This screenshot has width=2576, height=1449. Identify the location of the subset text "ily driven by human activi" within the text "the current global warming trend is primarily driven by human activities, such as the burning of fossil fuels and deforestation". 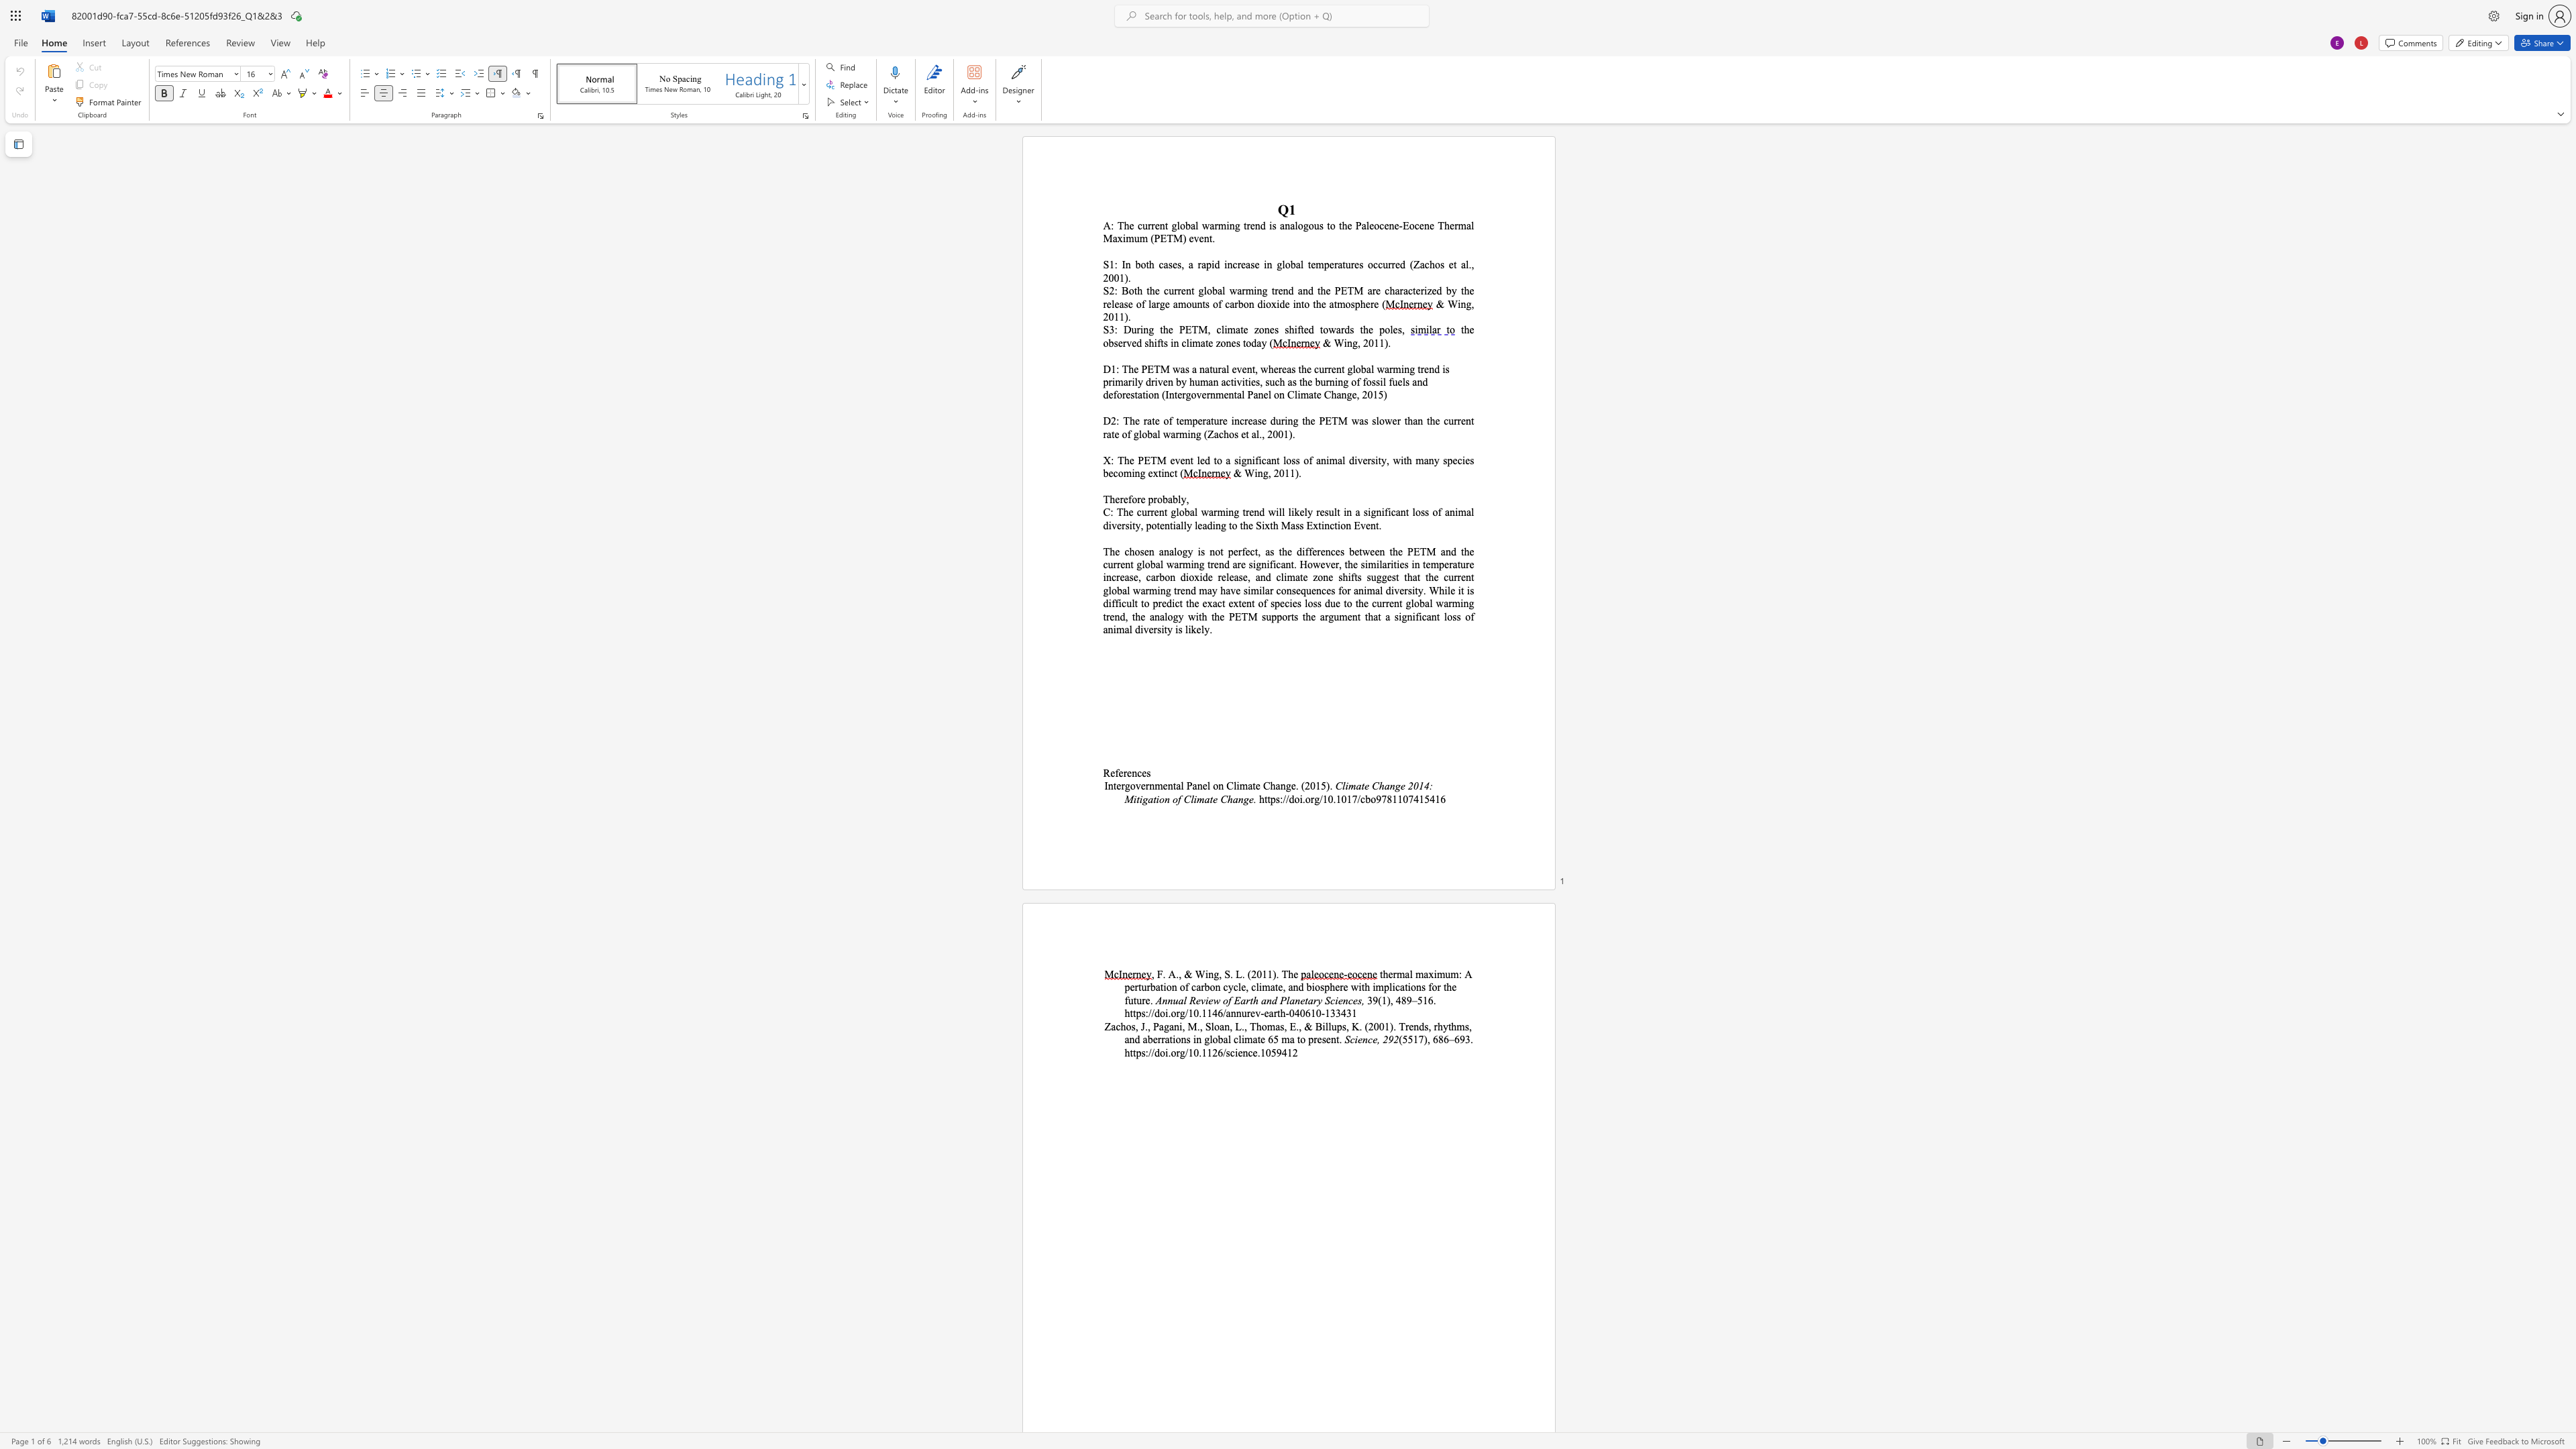
(1130, 381).